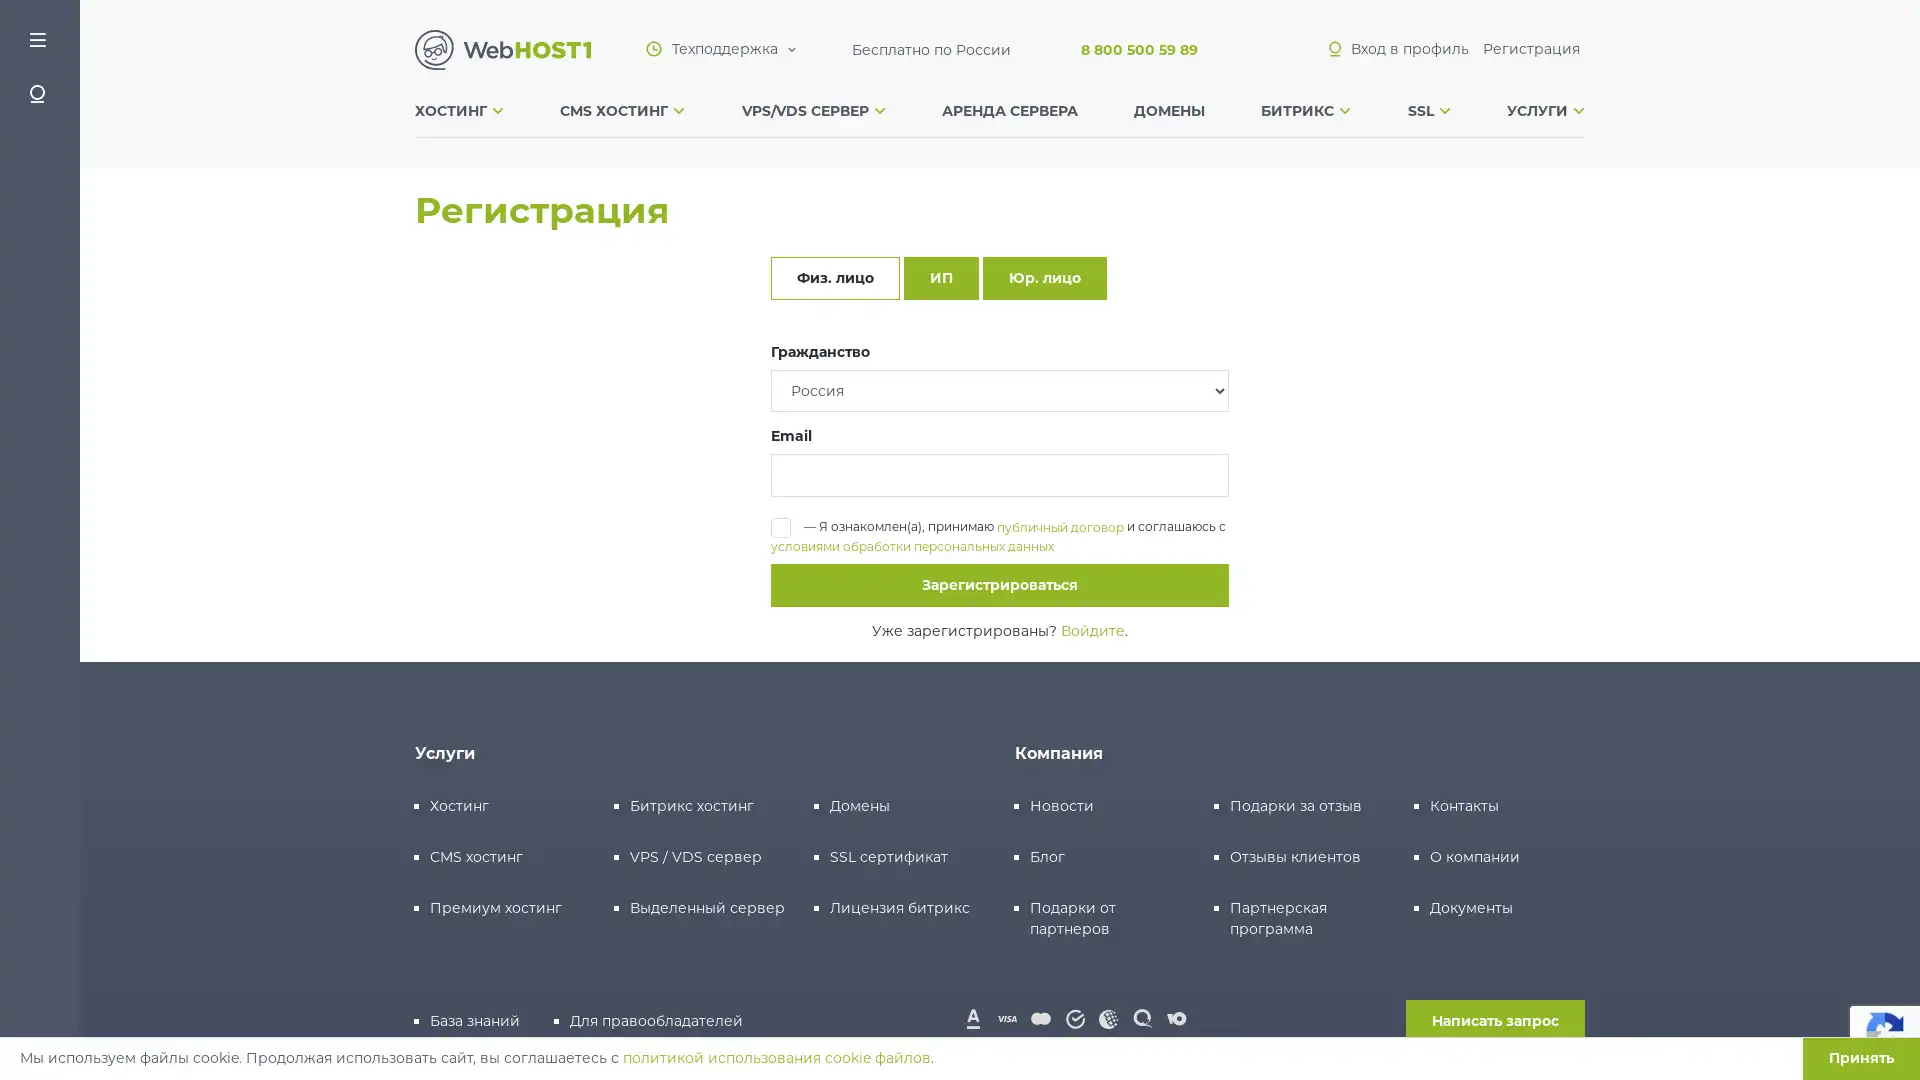  I want to click on ., so click(1044, 278).